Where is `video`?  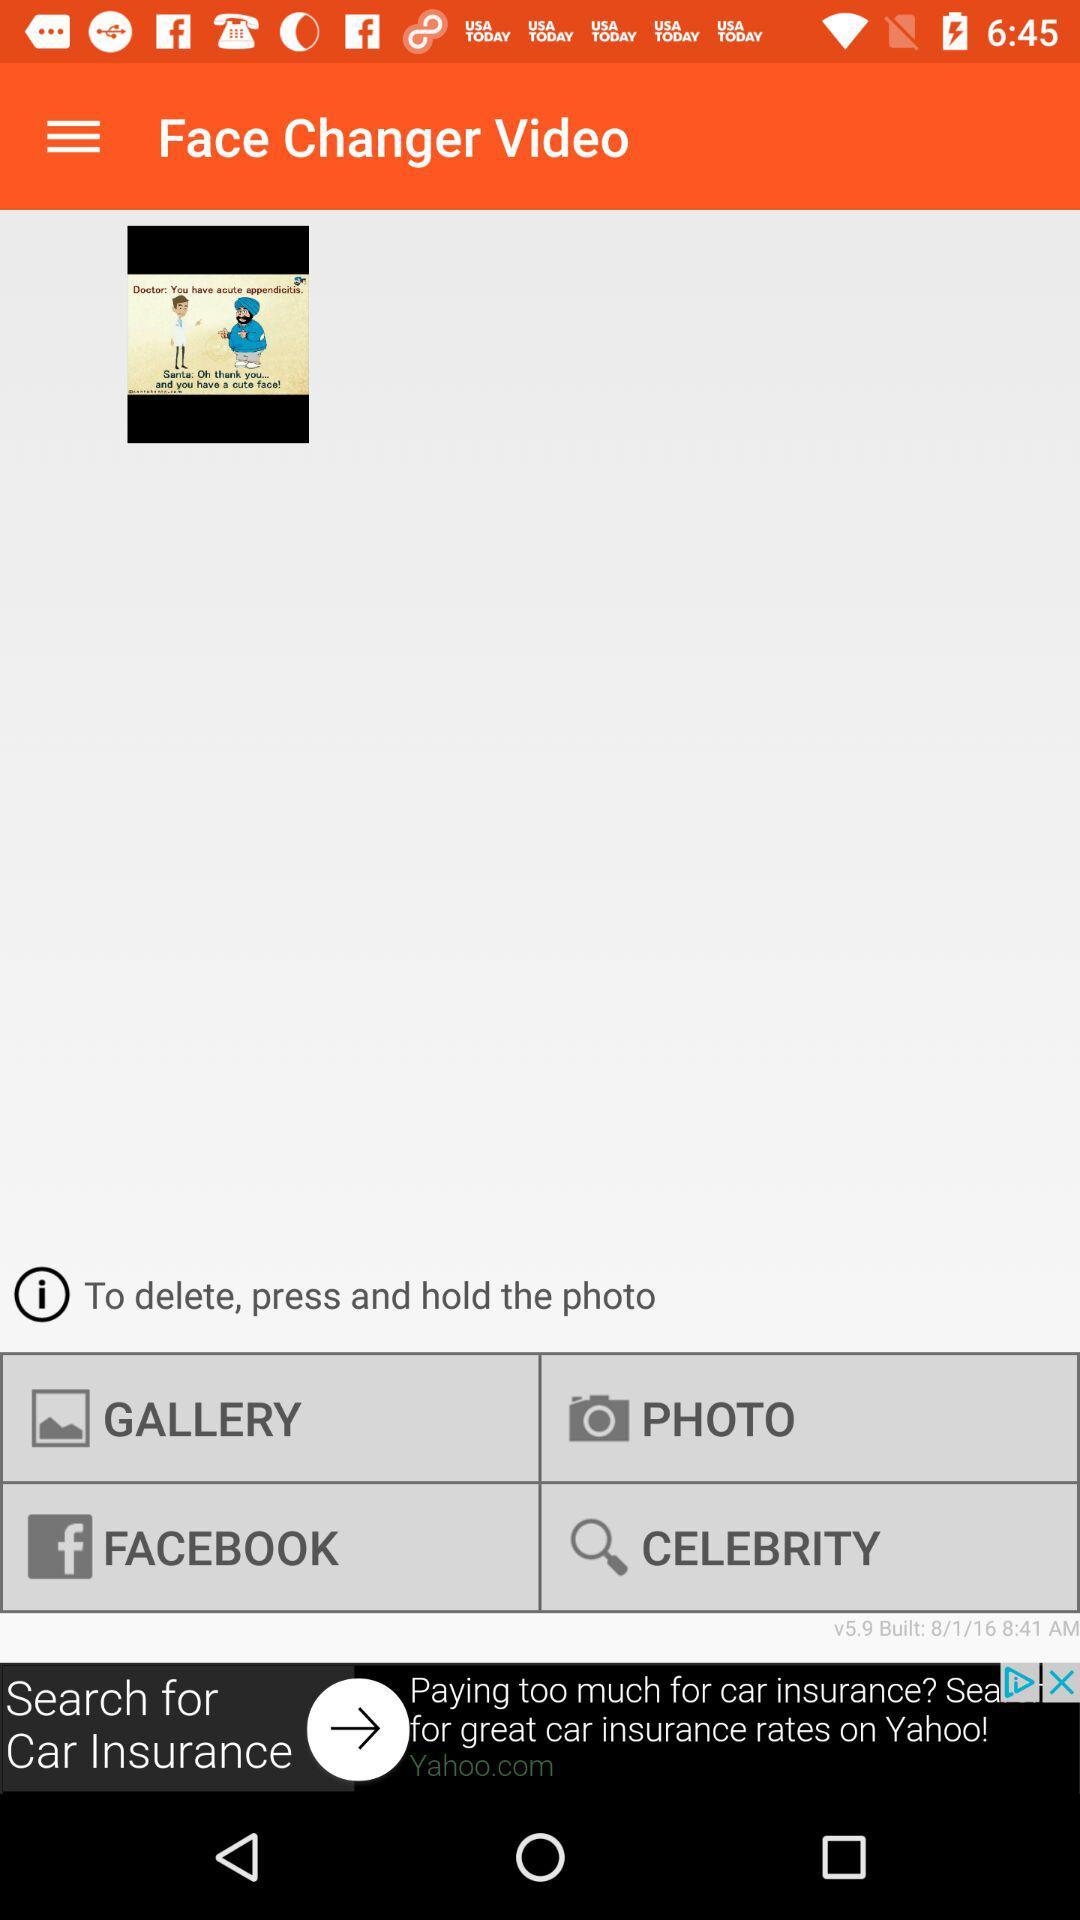 video is located at coordinates (540, 1727).